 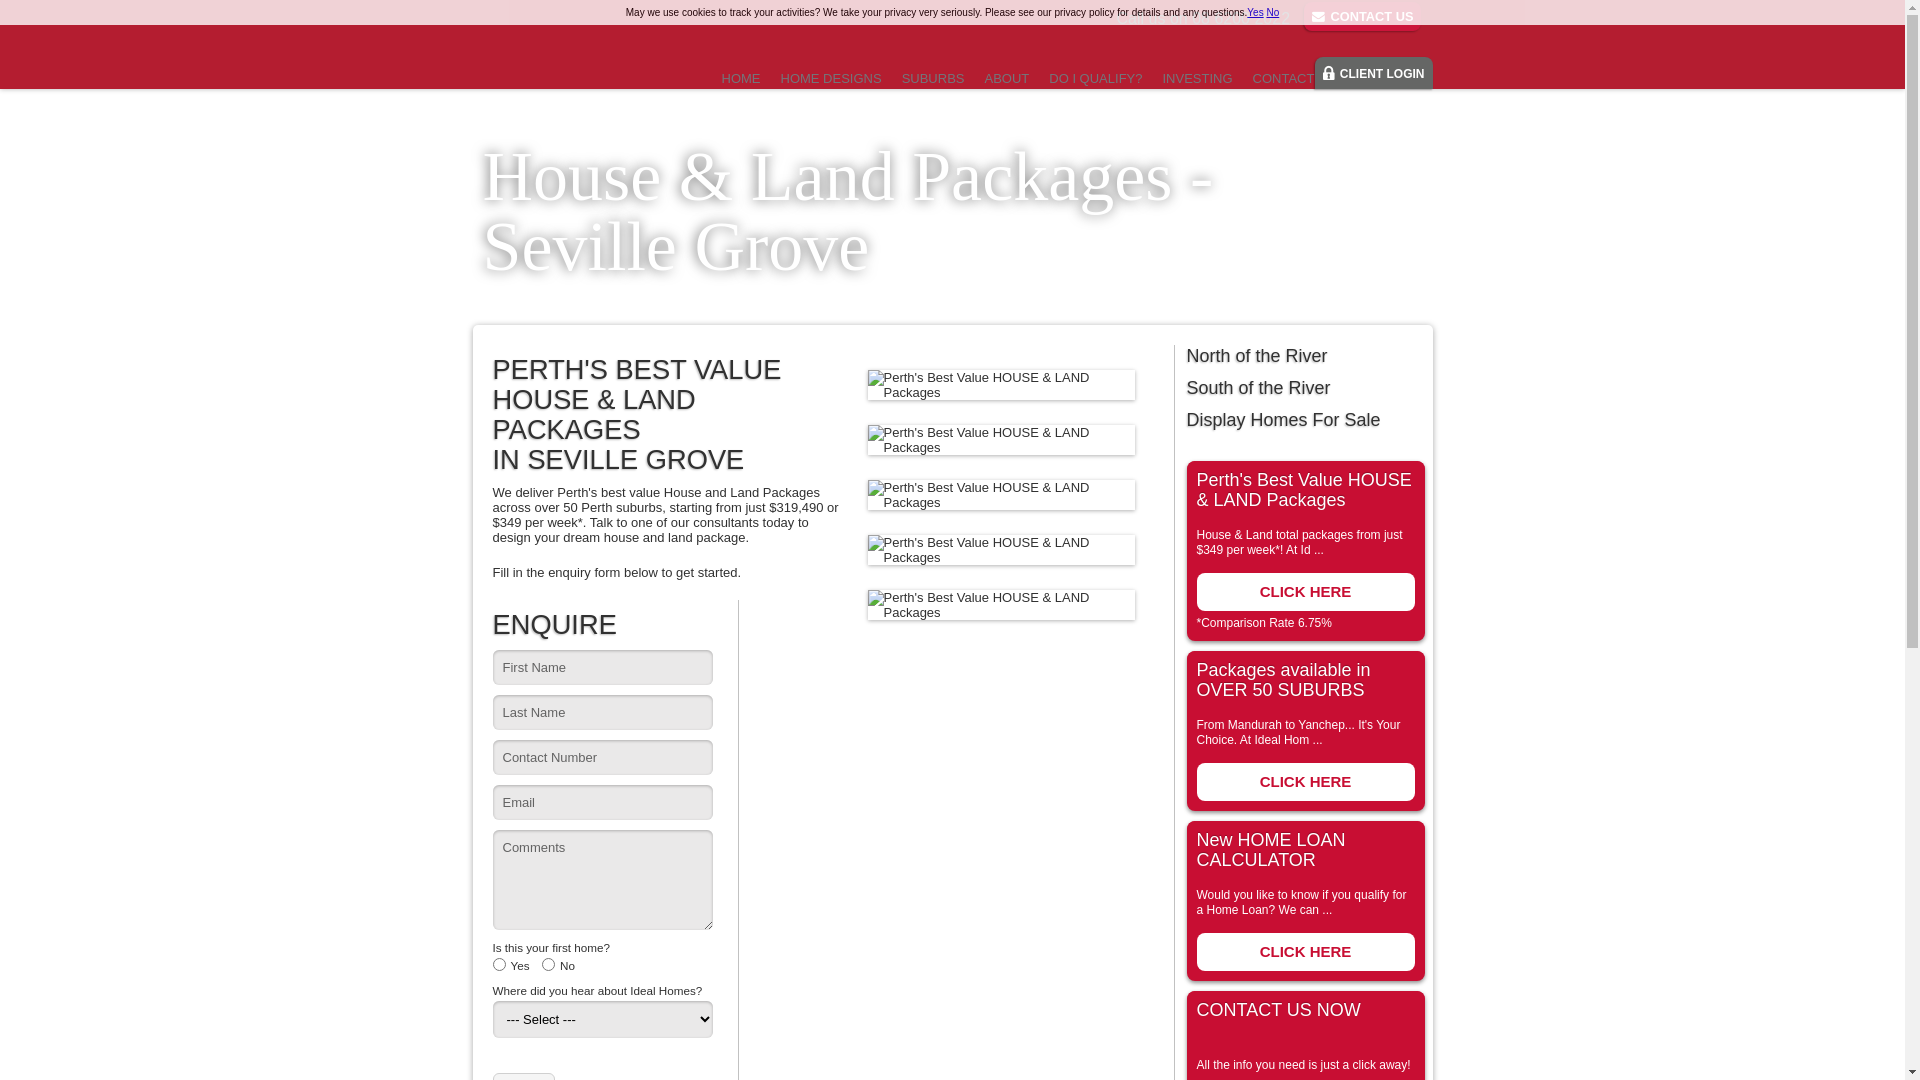 What do you see at coordinates (1304, 419) in the screenshot?
I see `'Display Homes For Sale'` at bounding box center [1304, 419].